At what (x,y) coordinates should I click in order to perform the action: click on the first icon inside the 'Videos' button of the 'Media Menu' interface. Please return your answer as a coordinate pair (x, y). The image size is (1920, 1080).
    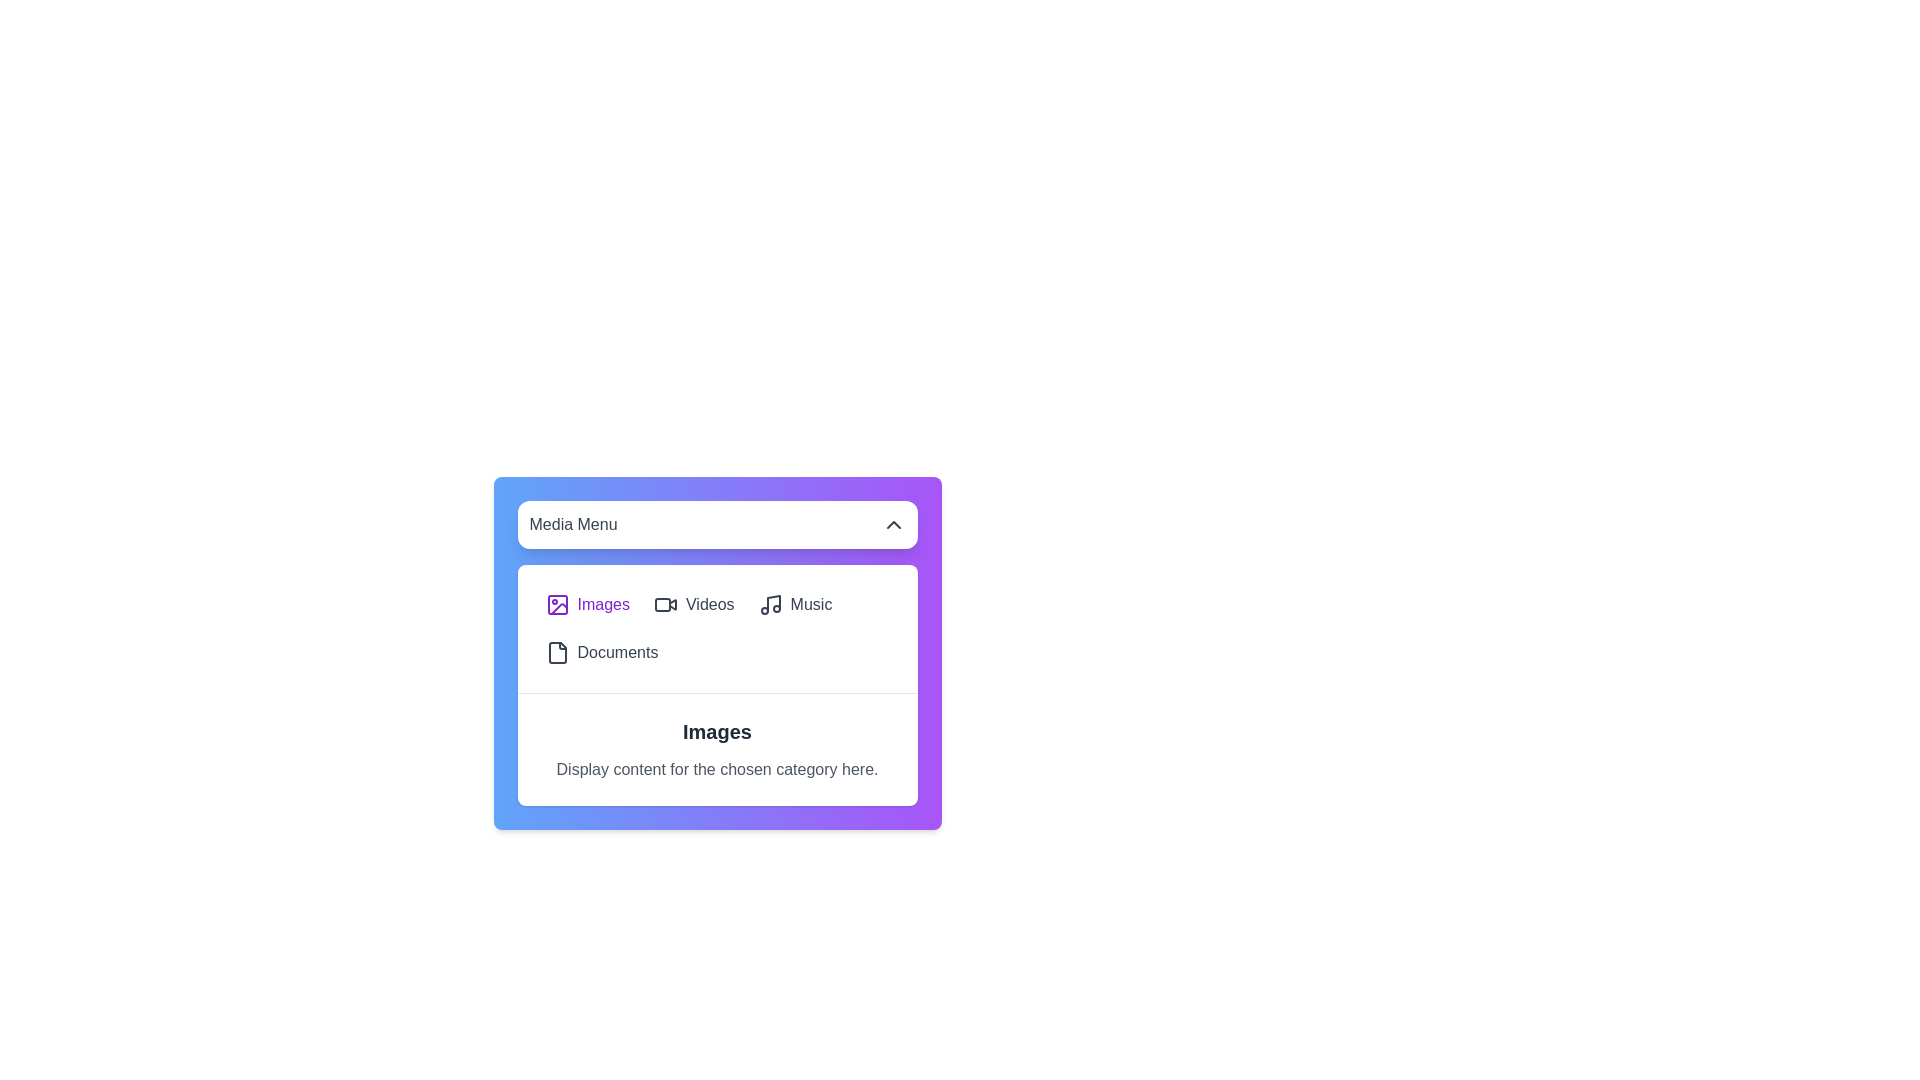
    Looking at the image, I should click on (666, 604).